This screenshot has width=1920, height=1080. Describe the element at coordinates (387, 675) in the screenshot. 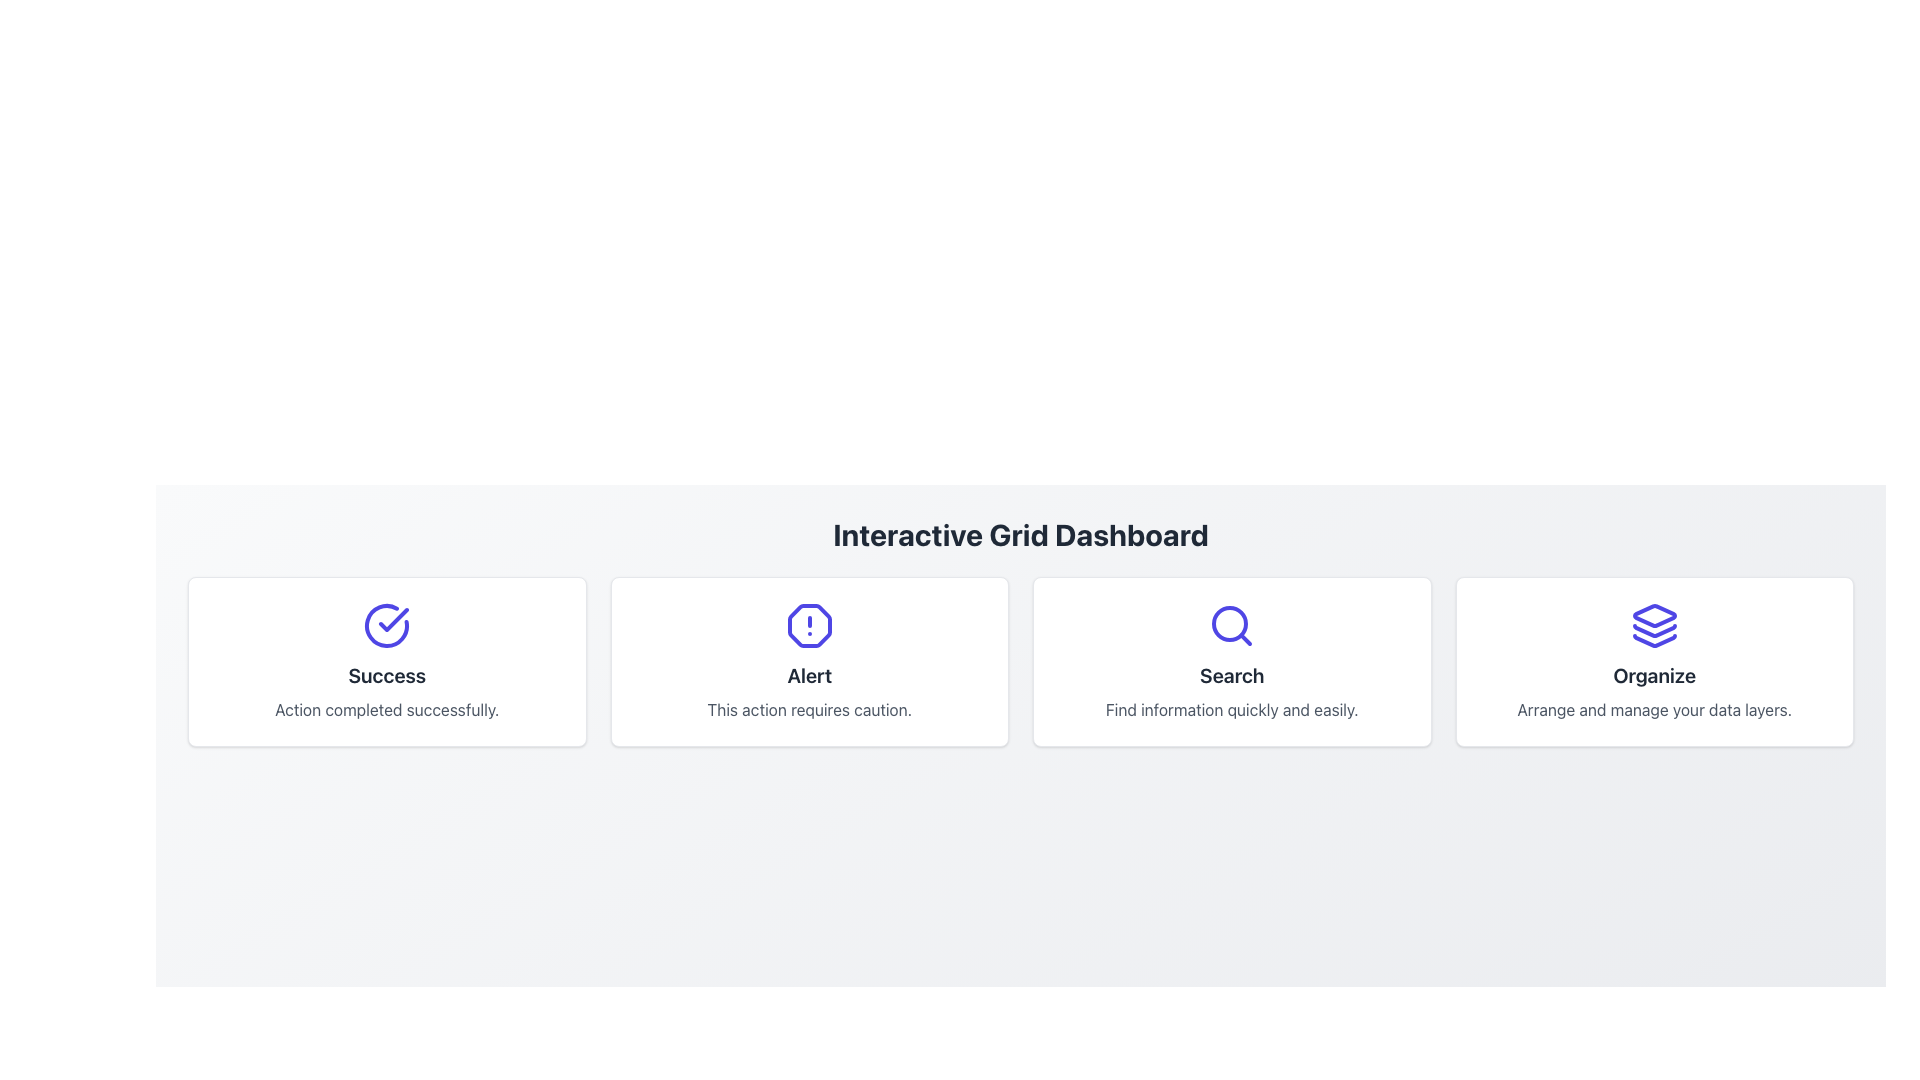

I see `the headline text label within the first card of the horizontally aligned grid, which serves as a quick summary or status indication of the associated card` at that location.